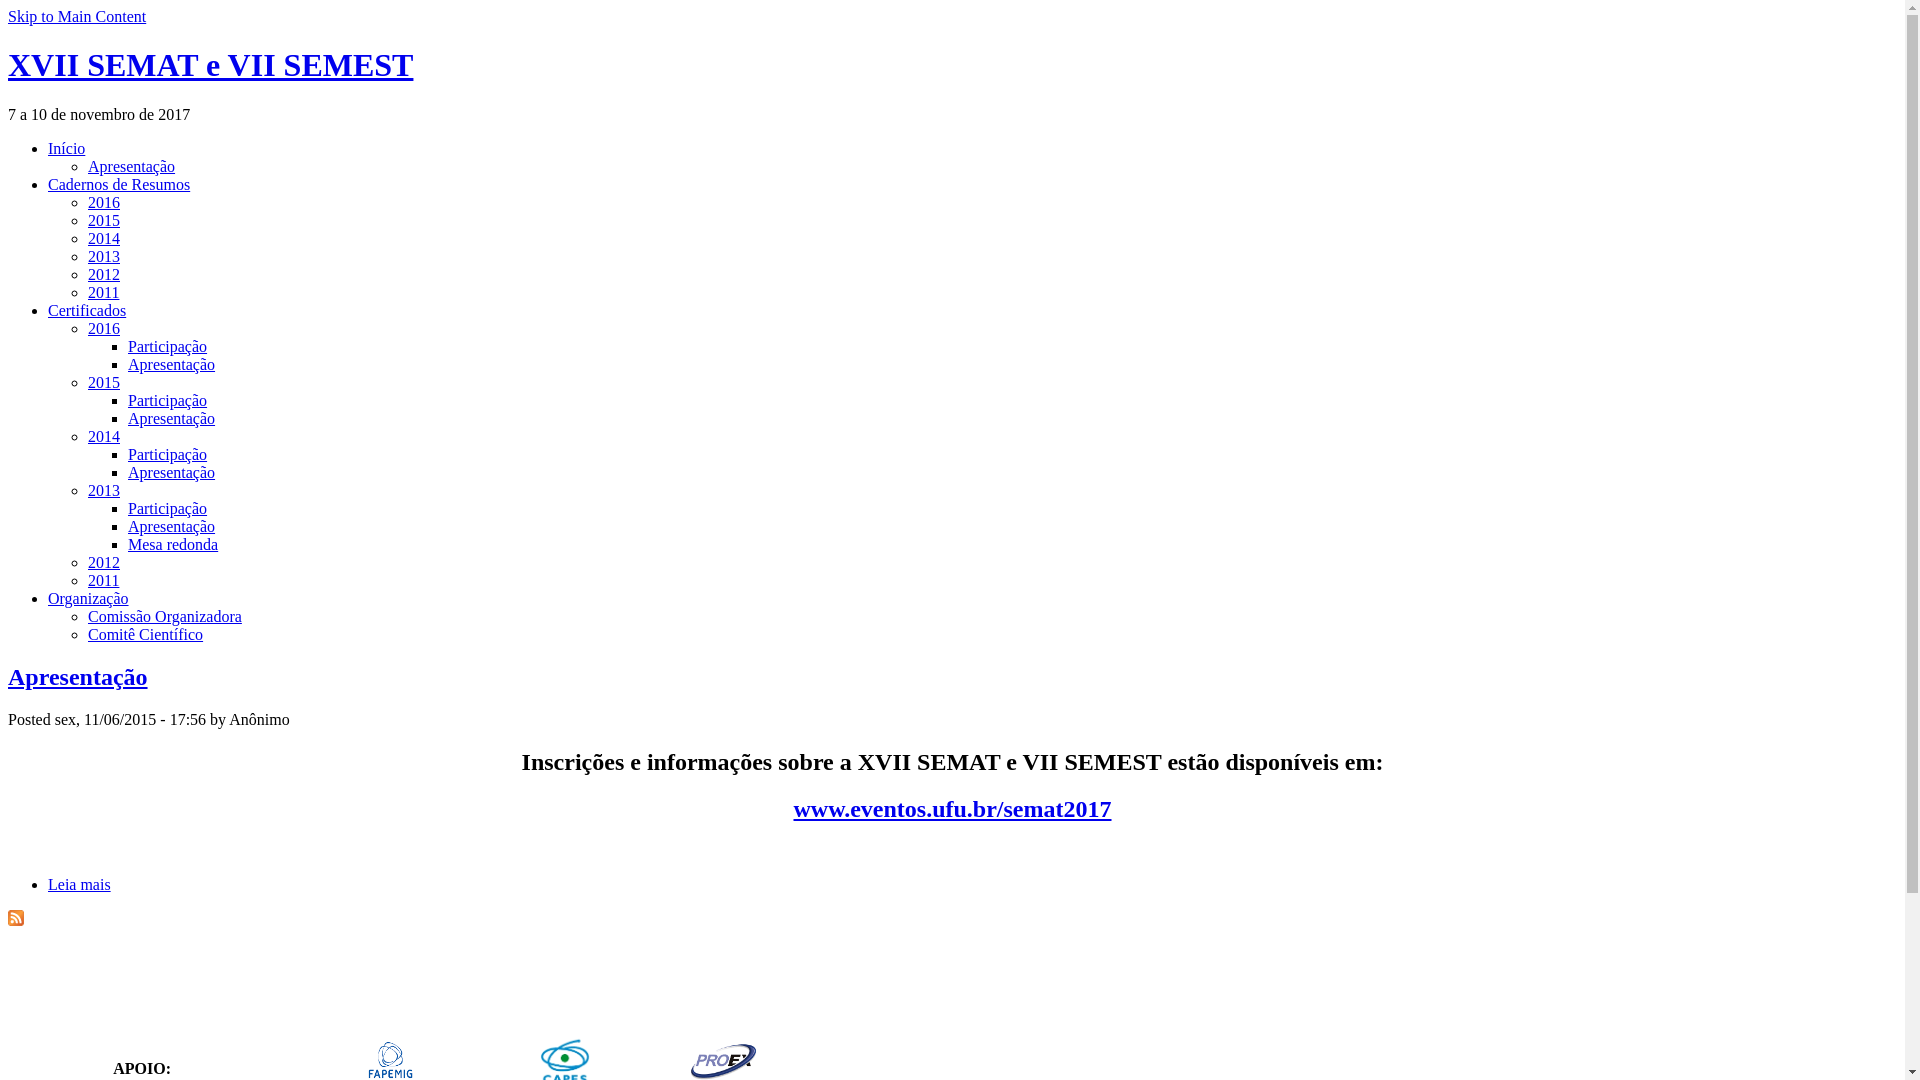 This screenshot has width=1920, height=1080. I want to click on '2011', so click(102, 580).